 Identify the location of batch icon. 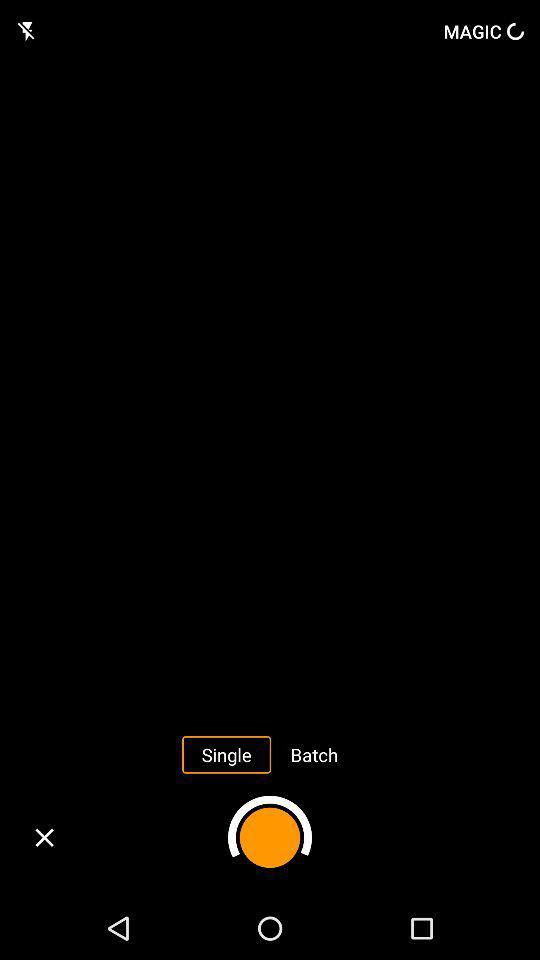
(314, 753).